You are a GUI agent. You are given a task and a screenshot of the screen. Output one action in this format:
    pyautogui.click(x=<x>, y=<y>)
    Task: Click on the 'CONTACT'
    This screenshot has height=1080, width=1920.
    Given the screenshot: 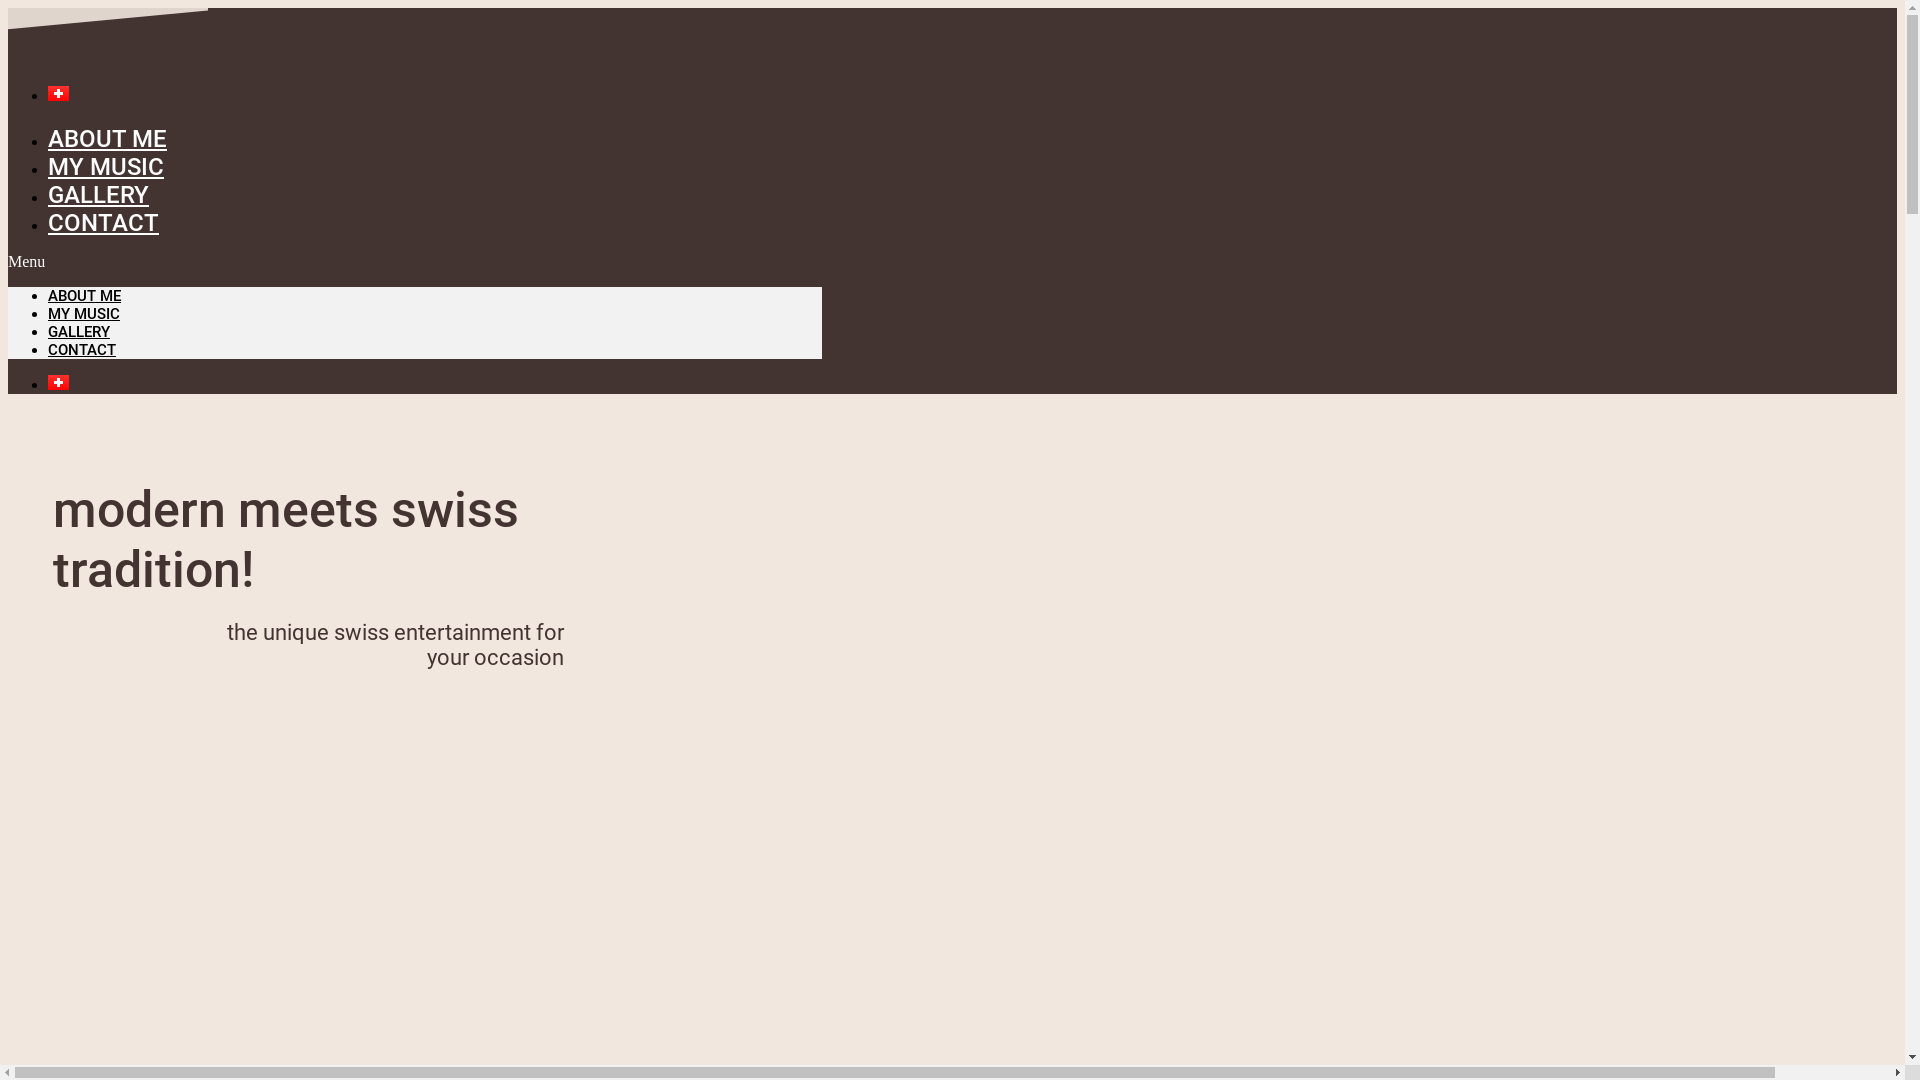 What is the action you would take?
    pyautogui.click(x=80, y=349)
    